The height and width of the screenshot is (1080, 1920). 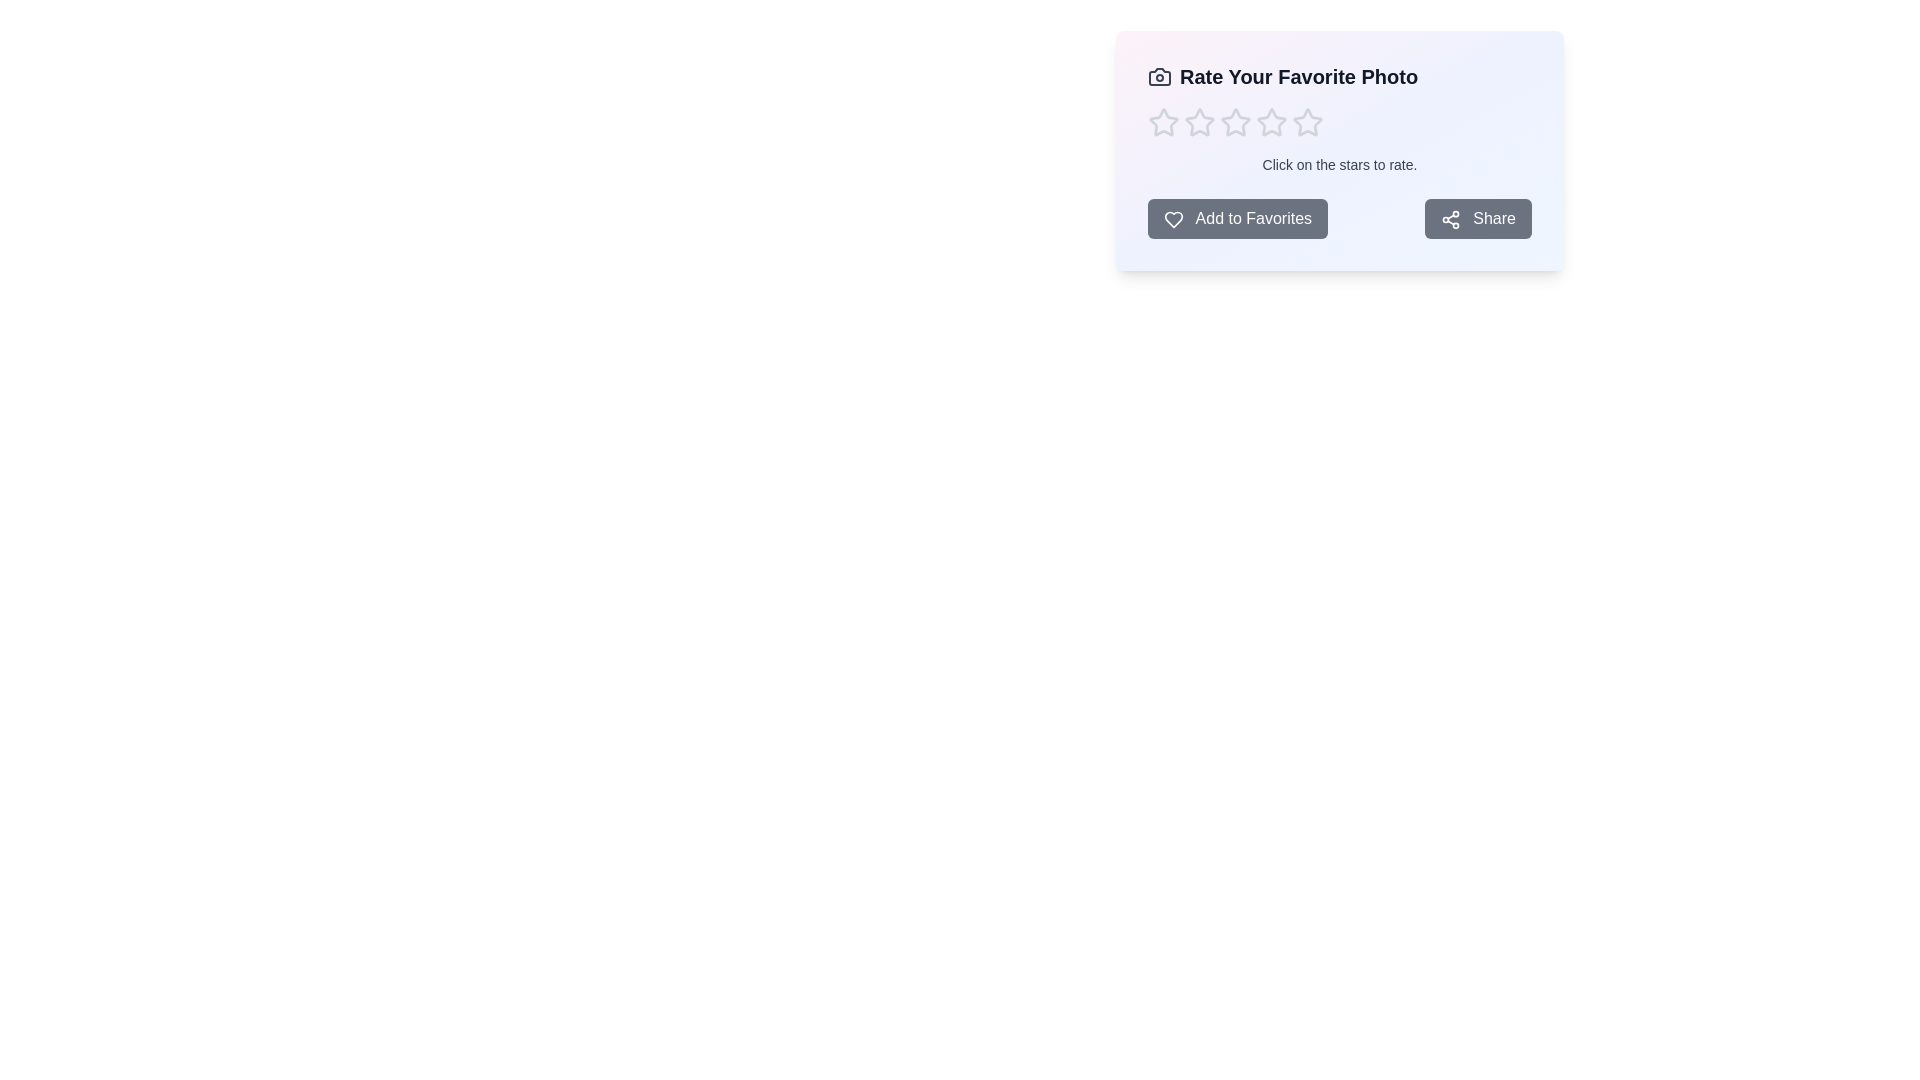 I want to click on the 'Add to Favorites' button, which is a gray rectangular button with white text and a heart-shaped icon, located adjacent to the 'Share' button, so click(x=1237, y=219).